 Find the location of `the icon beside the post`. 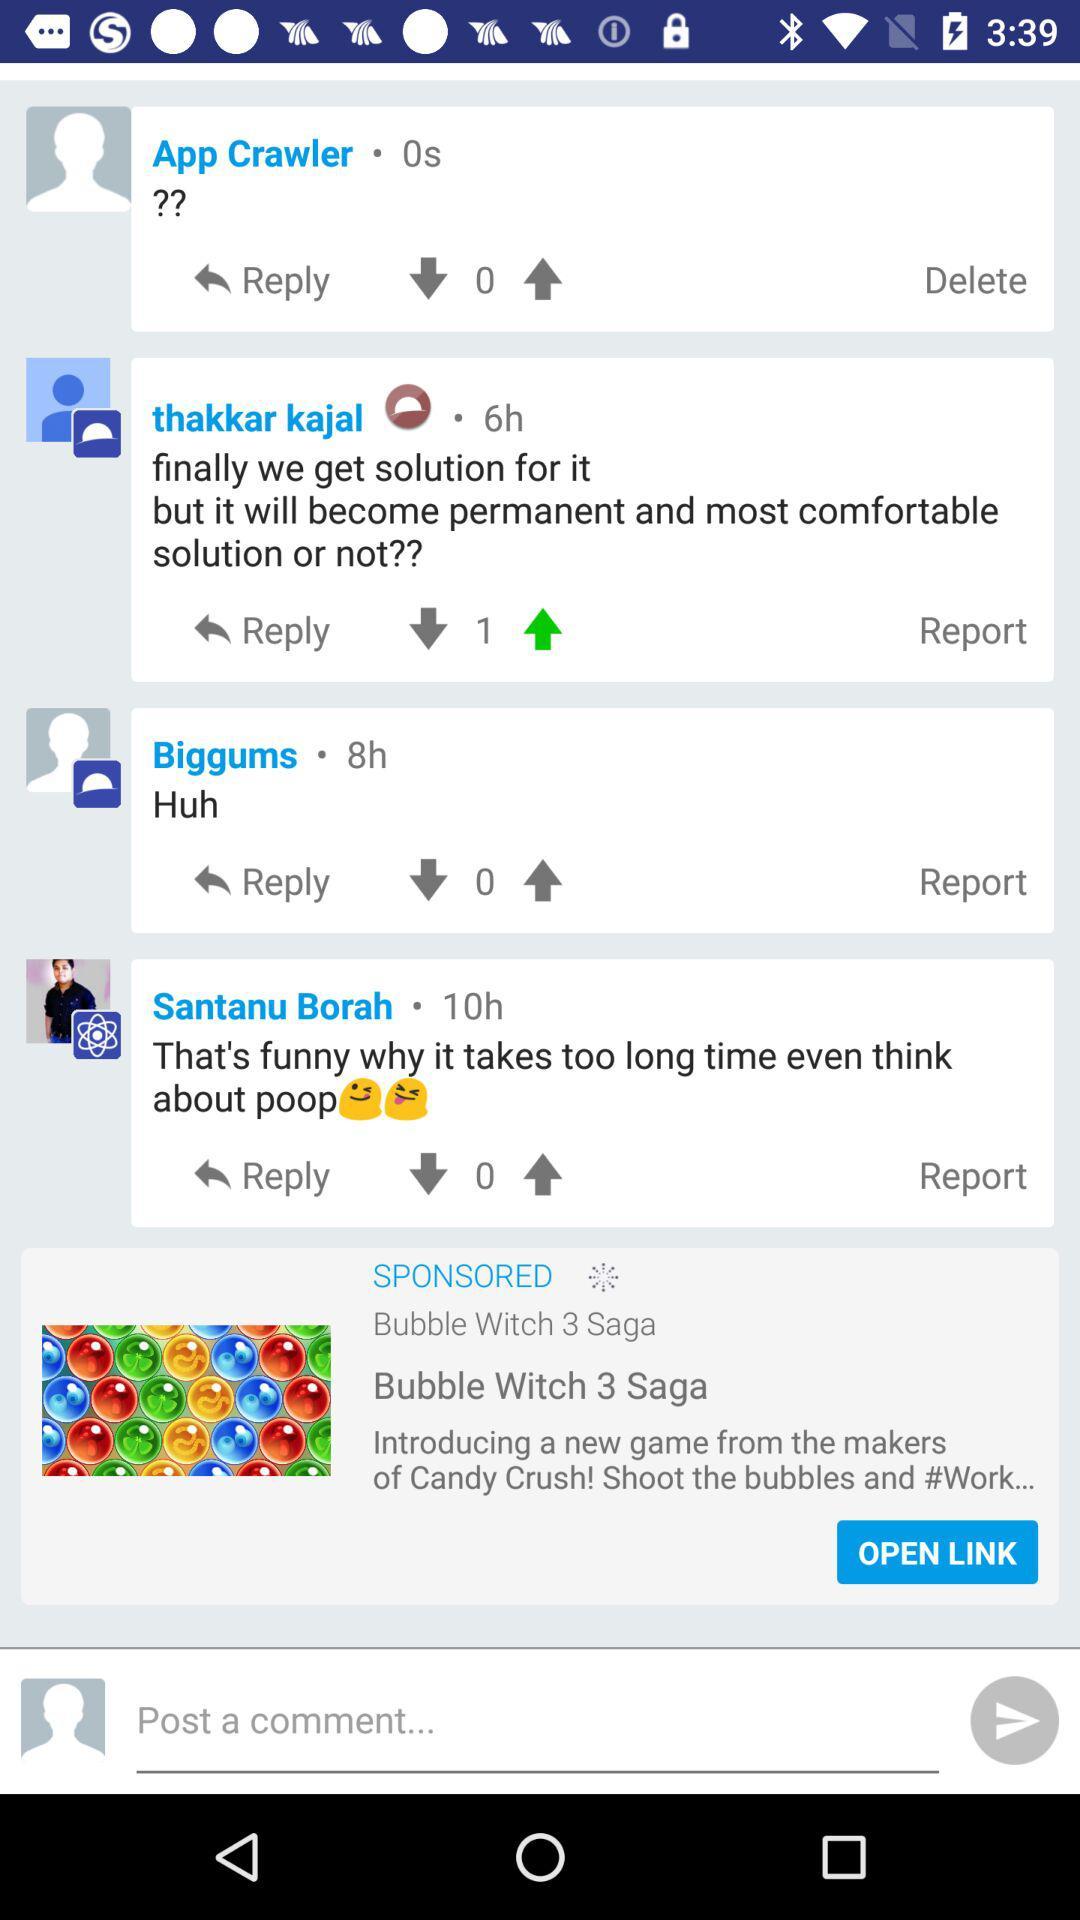

the icon beside the post is located at coordinates (61, 1720).